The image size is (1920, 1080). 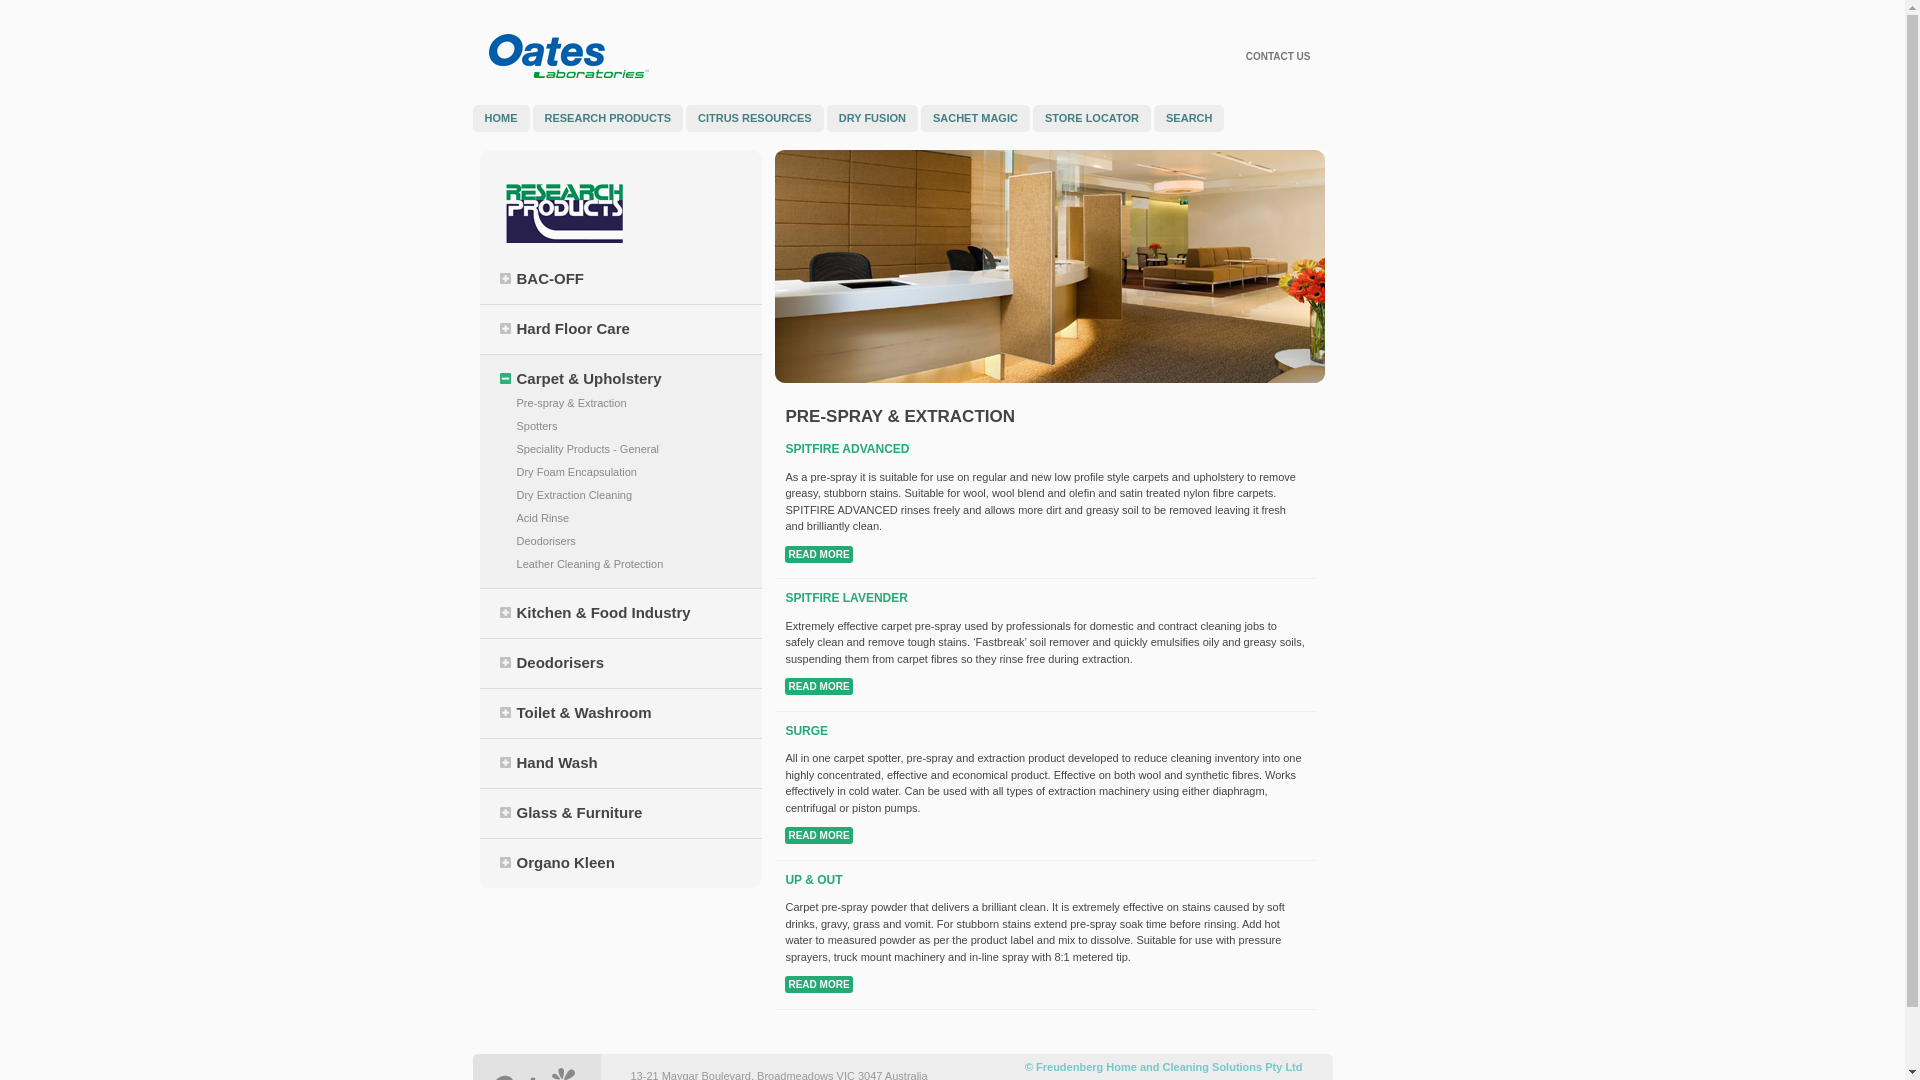 What do you see at coordinates (499, 711) in the screenshot?
I see `'Toilet & Washroom'` at bounding box center [499, 711].